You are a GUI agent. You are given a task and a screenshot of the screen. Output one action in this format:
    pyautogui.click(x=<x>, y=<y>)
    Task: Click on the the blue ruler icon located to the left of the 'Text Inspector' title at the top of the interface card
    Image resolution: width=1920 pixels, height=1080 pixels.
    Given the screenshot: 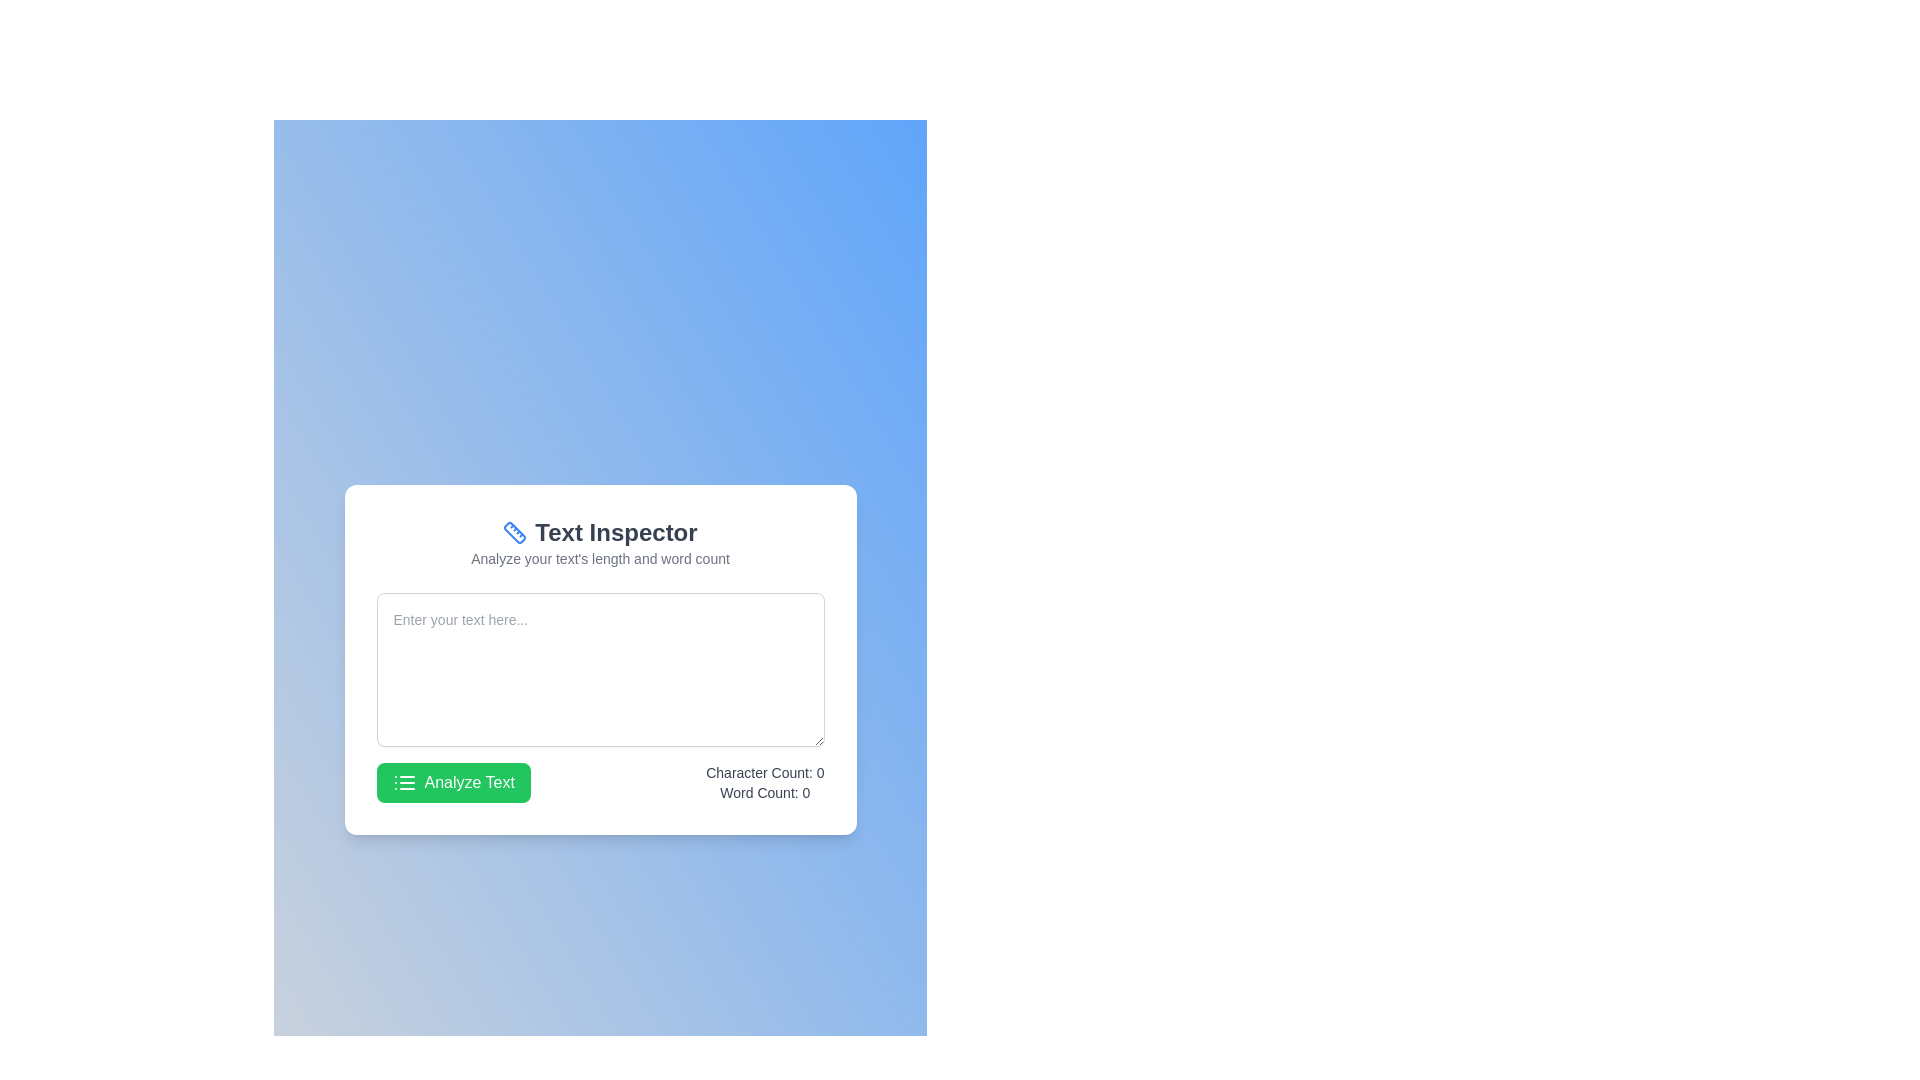 What is the action you would take?
    pyautogui.click(x=515, y=531)
    